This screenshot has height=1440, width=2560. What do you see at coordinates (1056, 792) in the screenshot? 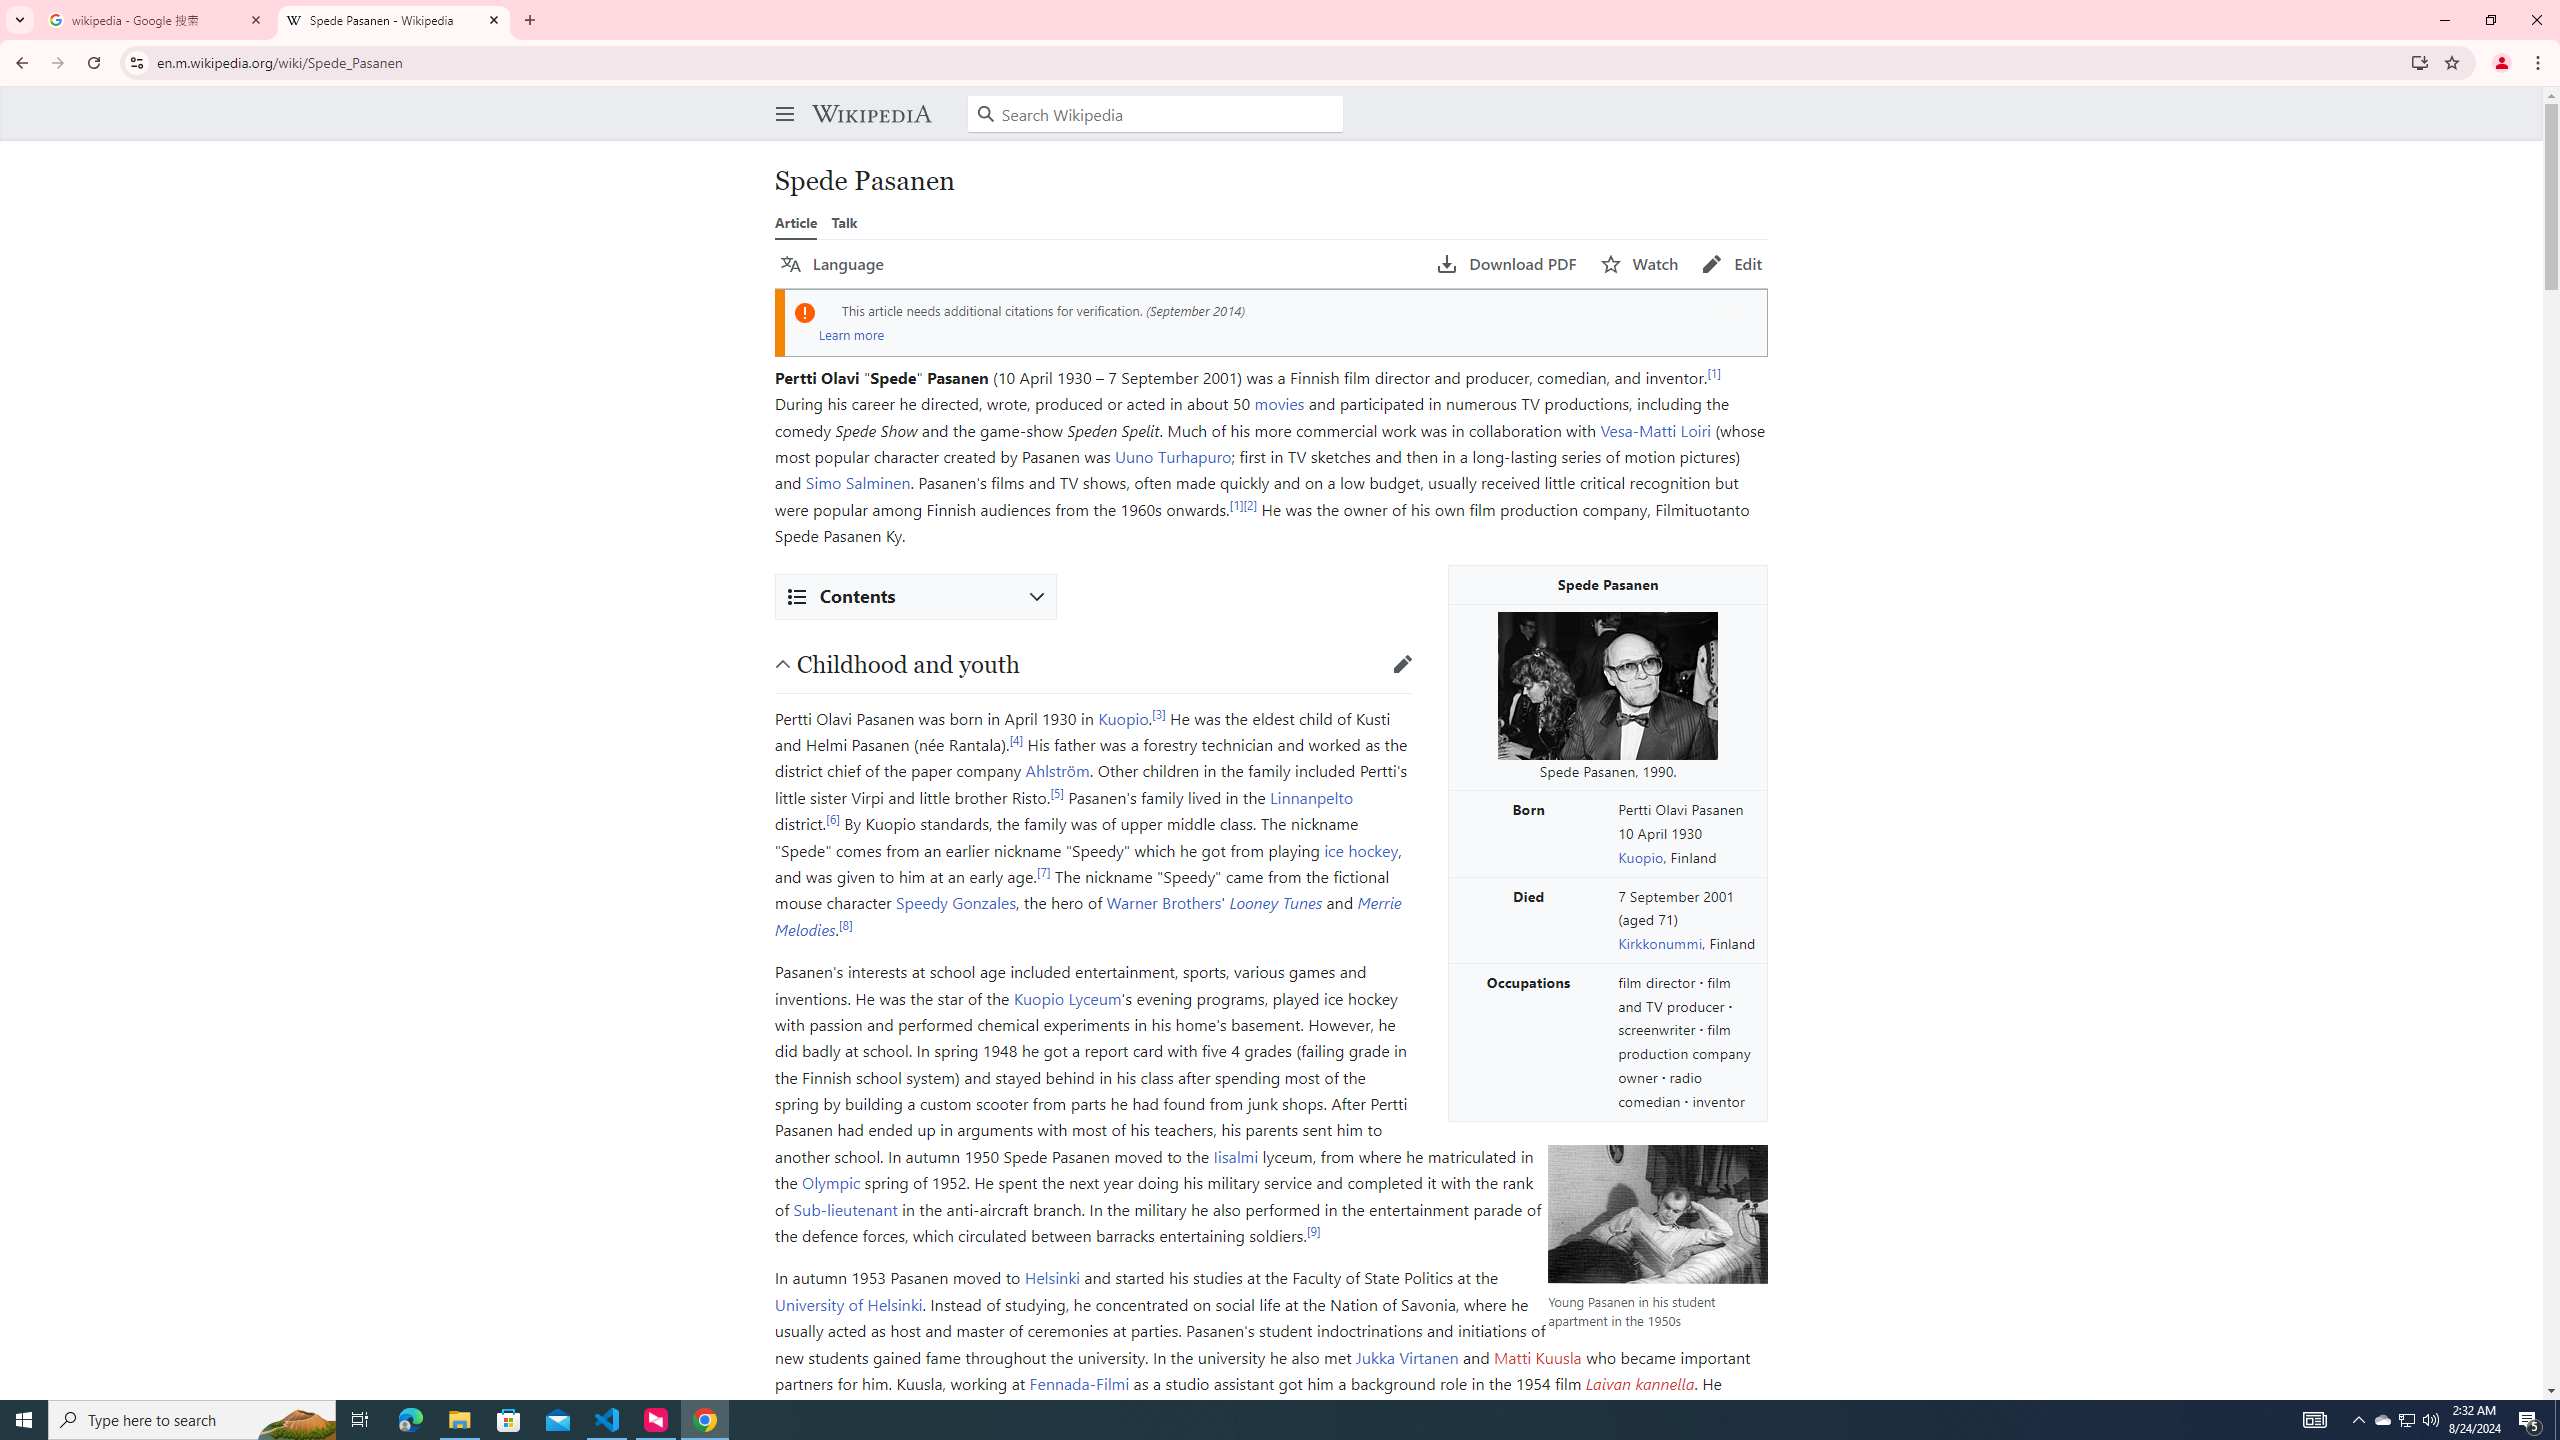
I see `'[5]'` at bounding box center [1056, 792].